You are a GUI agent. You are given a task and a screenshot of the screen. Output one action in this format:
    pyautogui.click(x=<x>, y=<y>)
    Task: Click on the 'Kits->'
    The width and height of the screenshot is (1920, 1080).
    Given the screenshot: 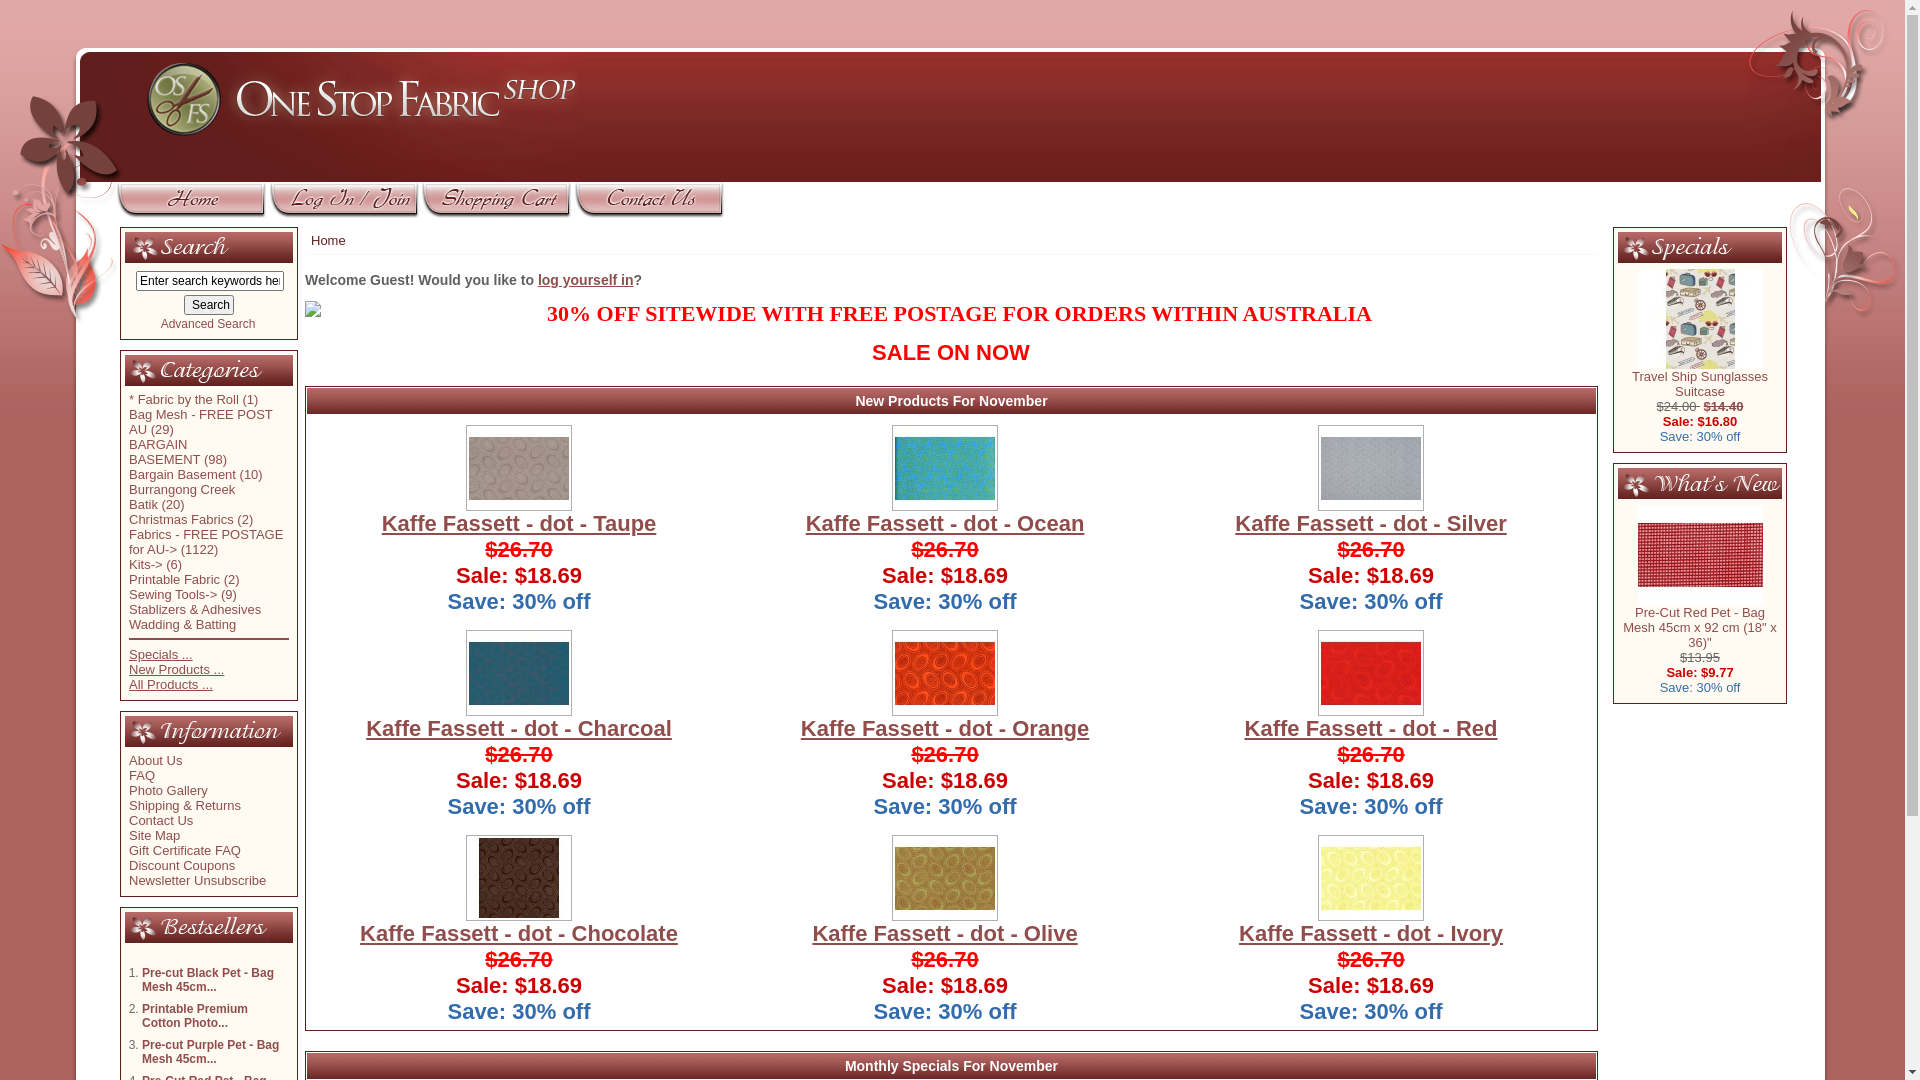 What is the action you would take?
    pyautogui.click(x=144, y=564)
    